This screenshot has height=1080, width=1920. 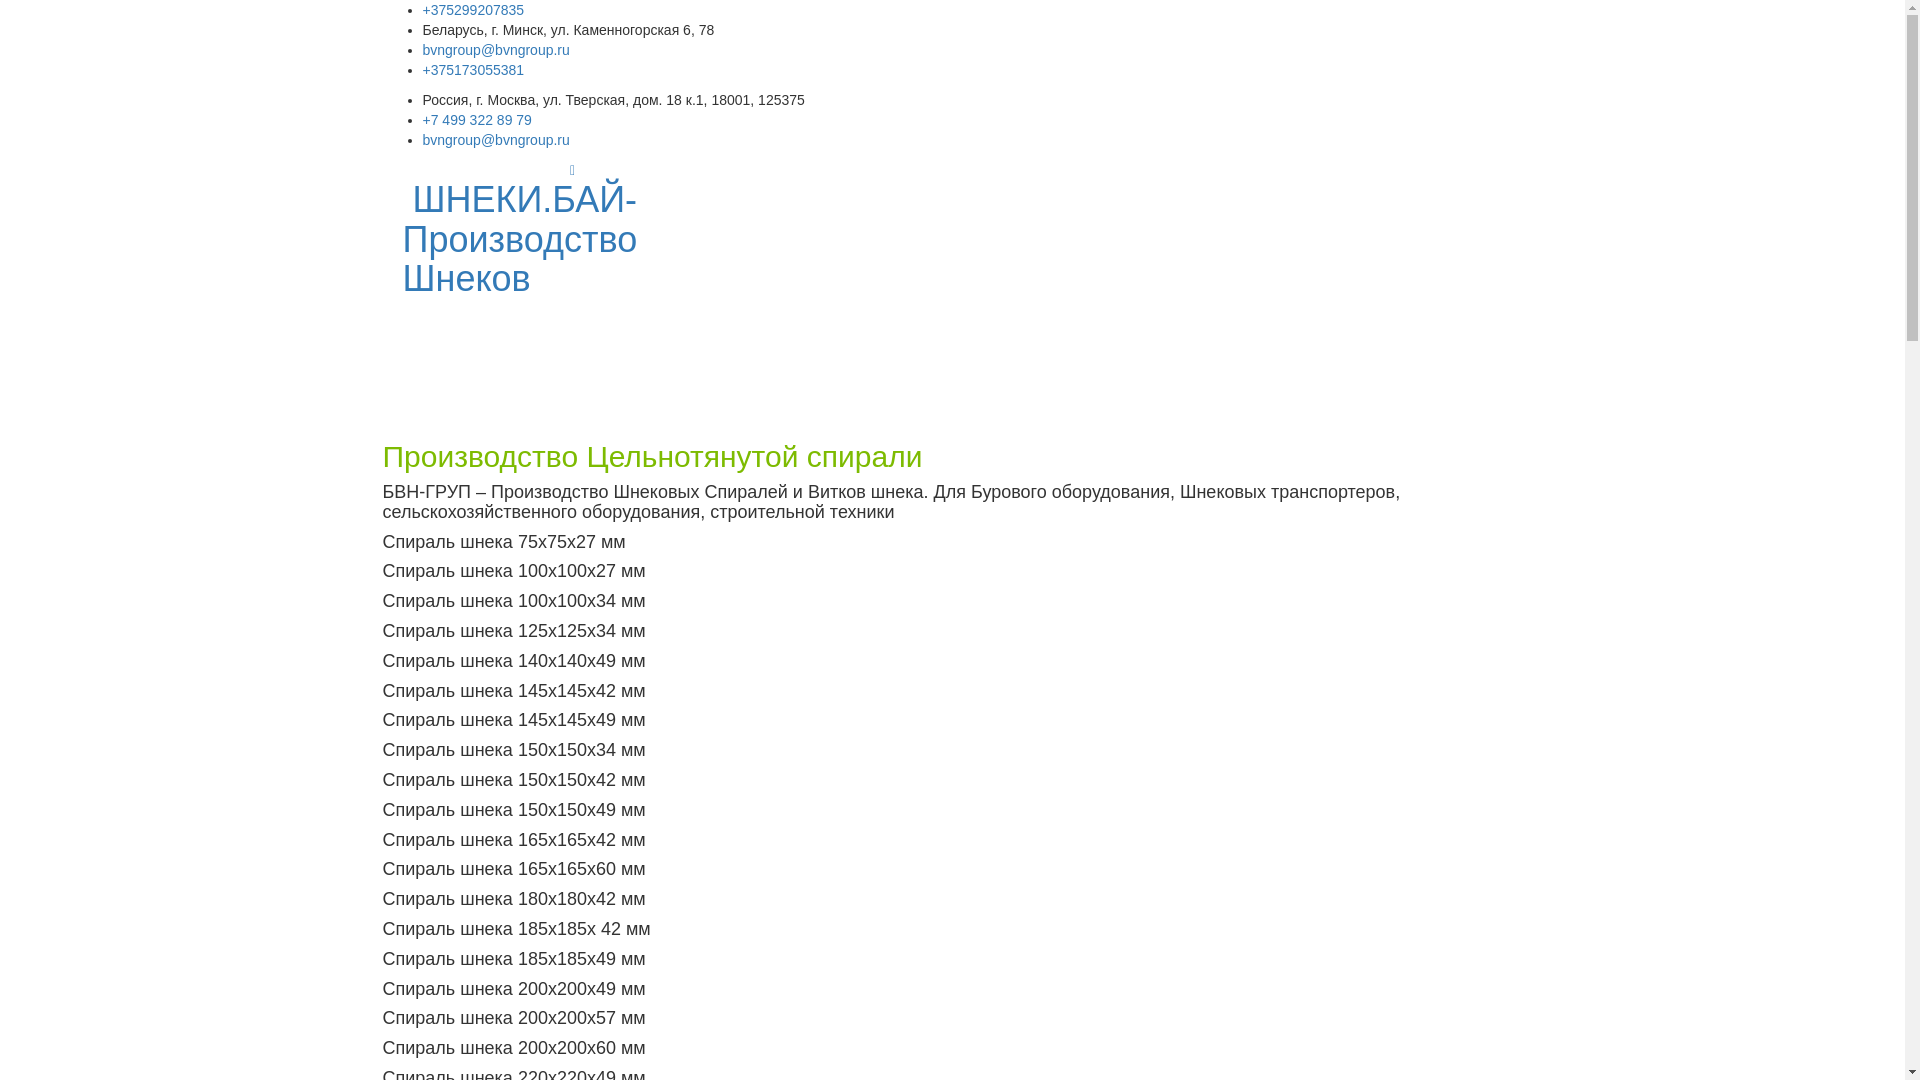 What do you see at coordinates (475, 119) in the screenshot?
I see `'+7 499 322 89 79'` at bounding box center [475, 119].